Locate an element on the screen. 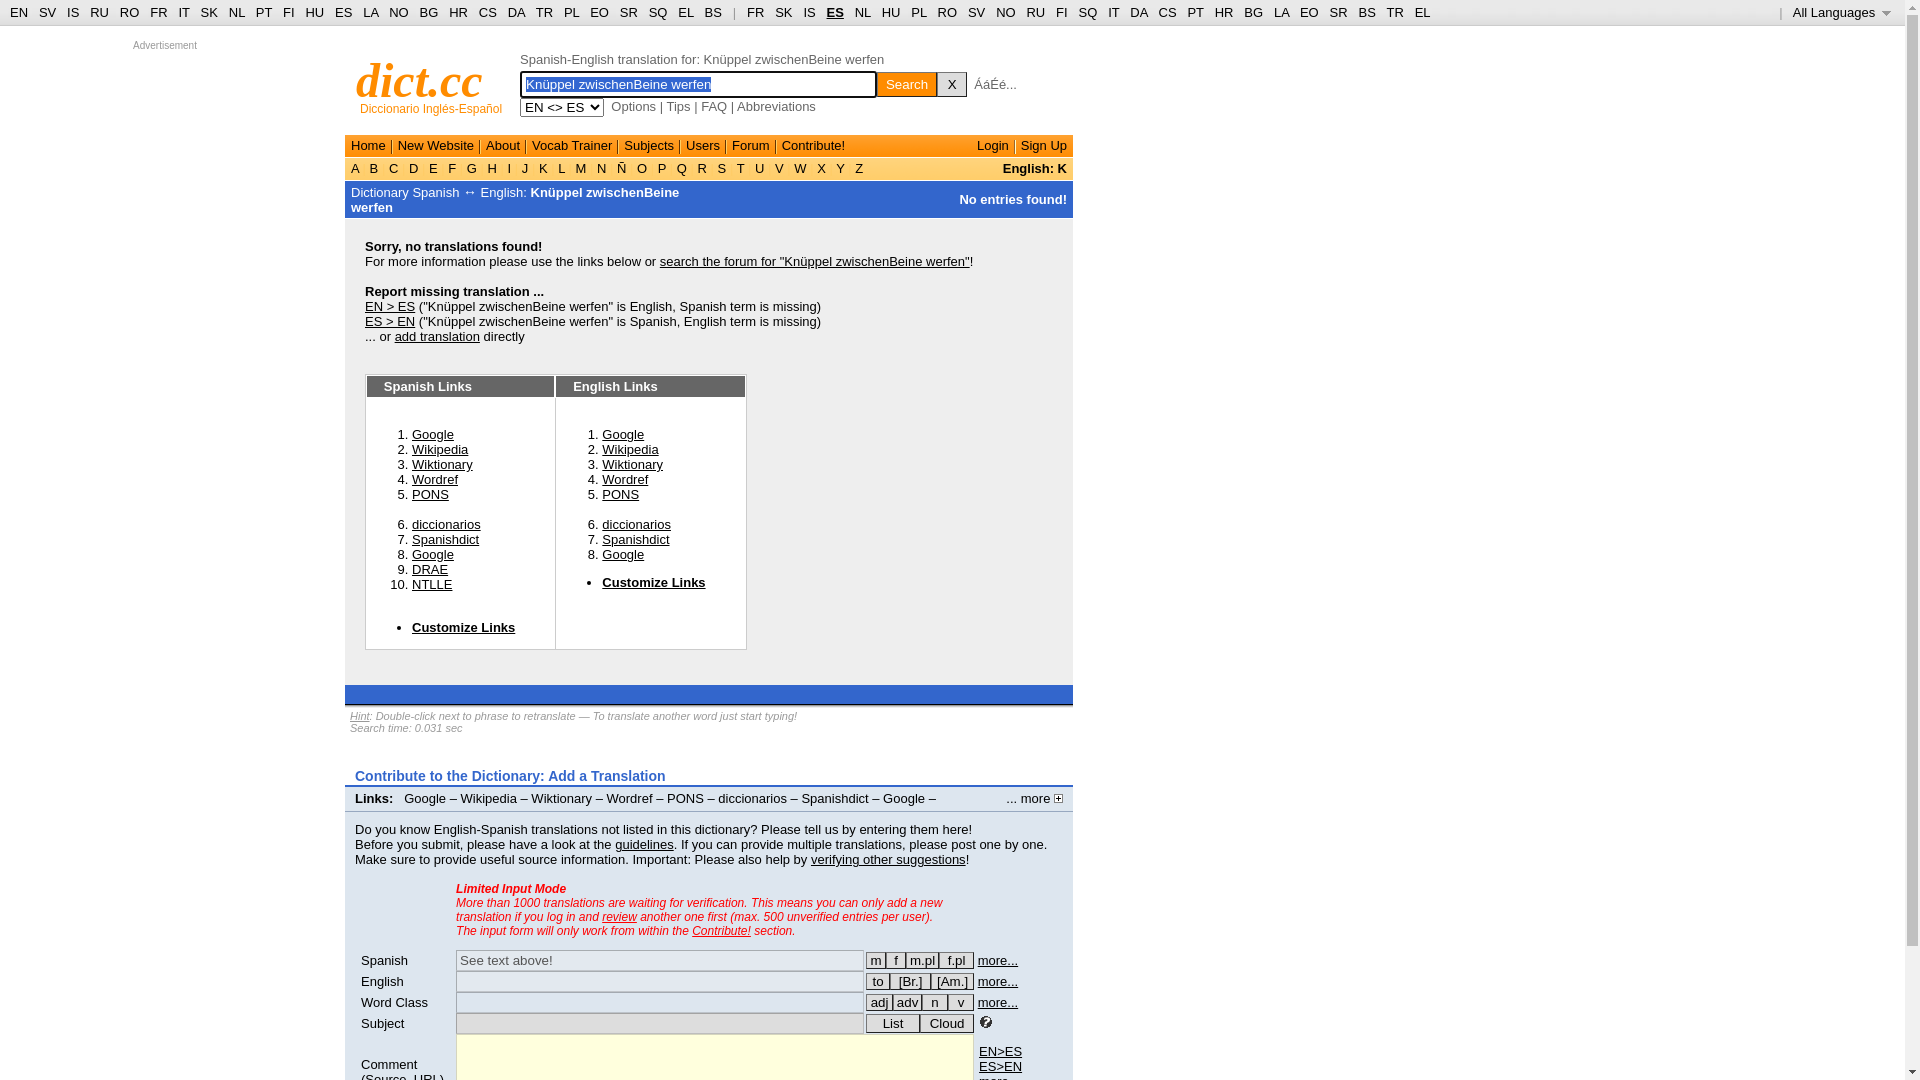  'D' is located at coordinates (412, 167).